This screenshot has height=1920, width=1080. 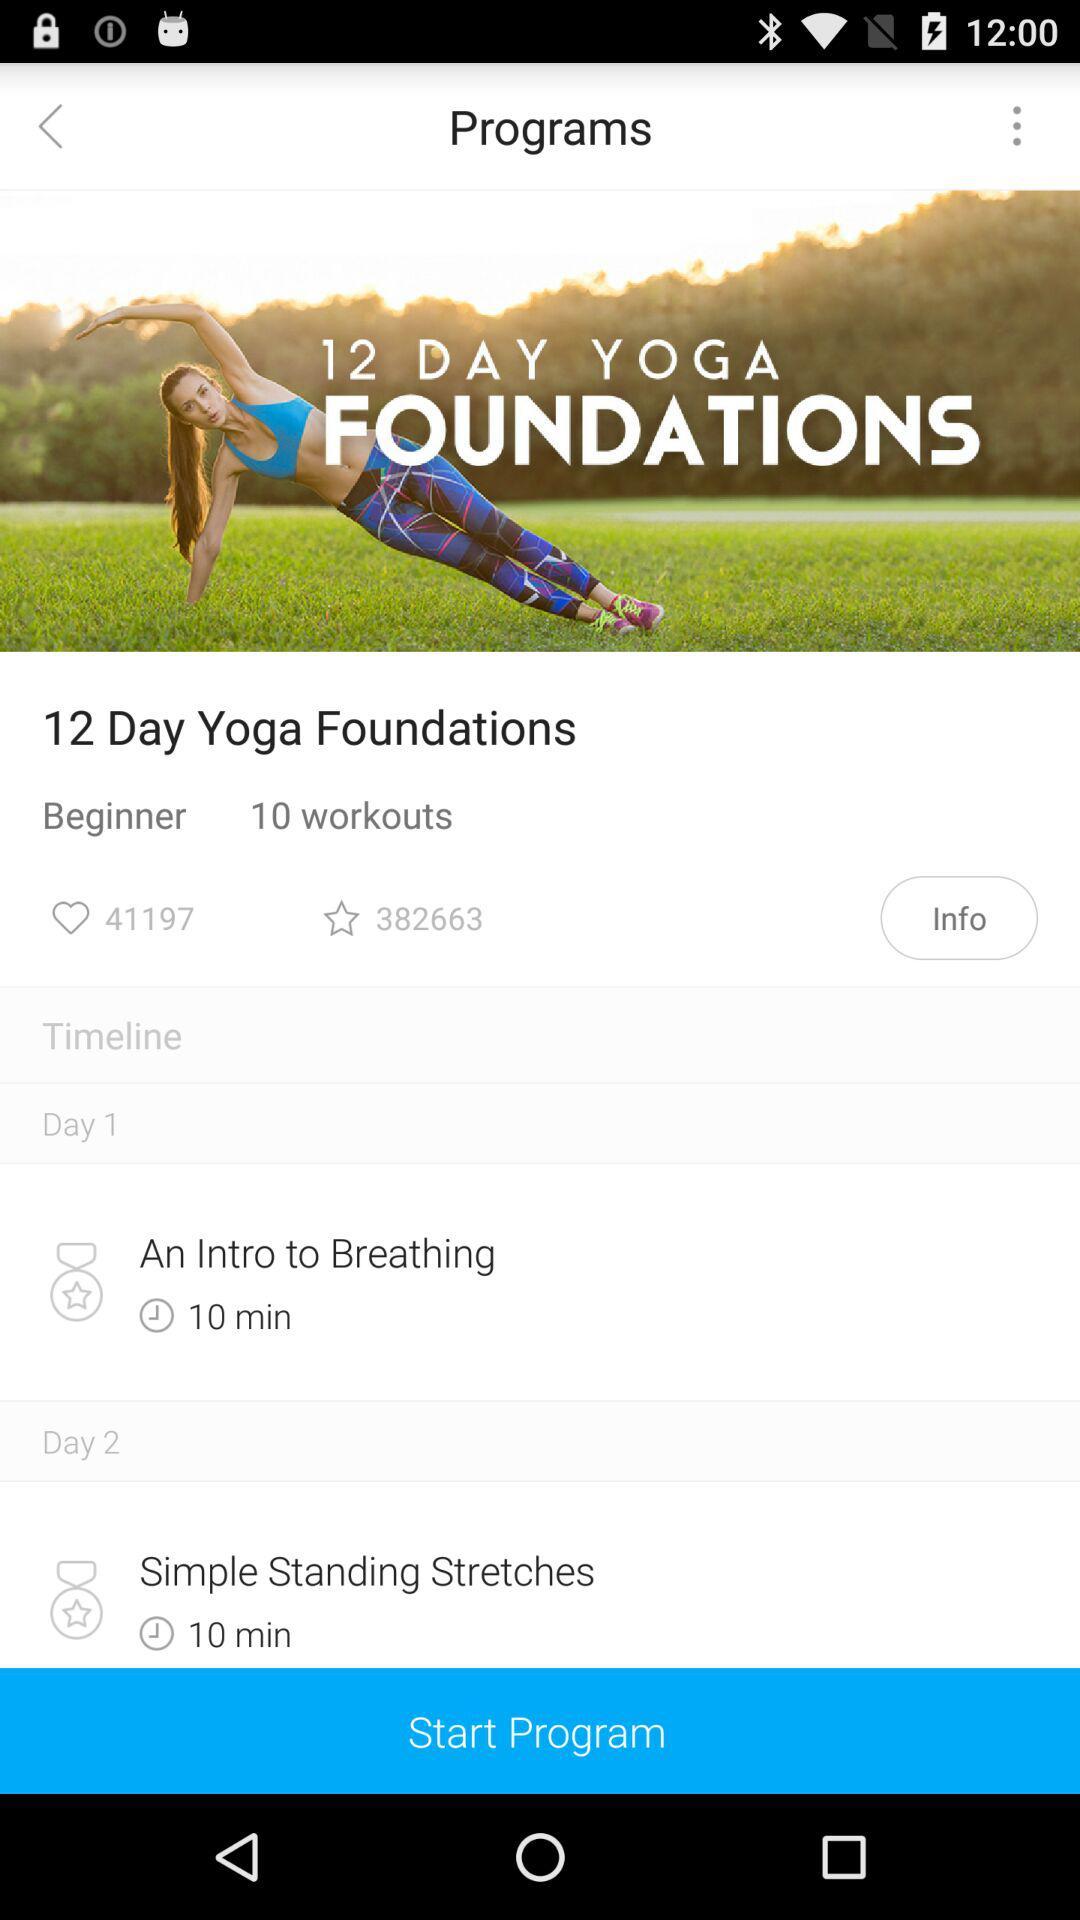 What do you see at coordinates (958, 916) in the screenshot?
I see `icon to the right of 382663` at bounding box center [958, 916].